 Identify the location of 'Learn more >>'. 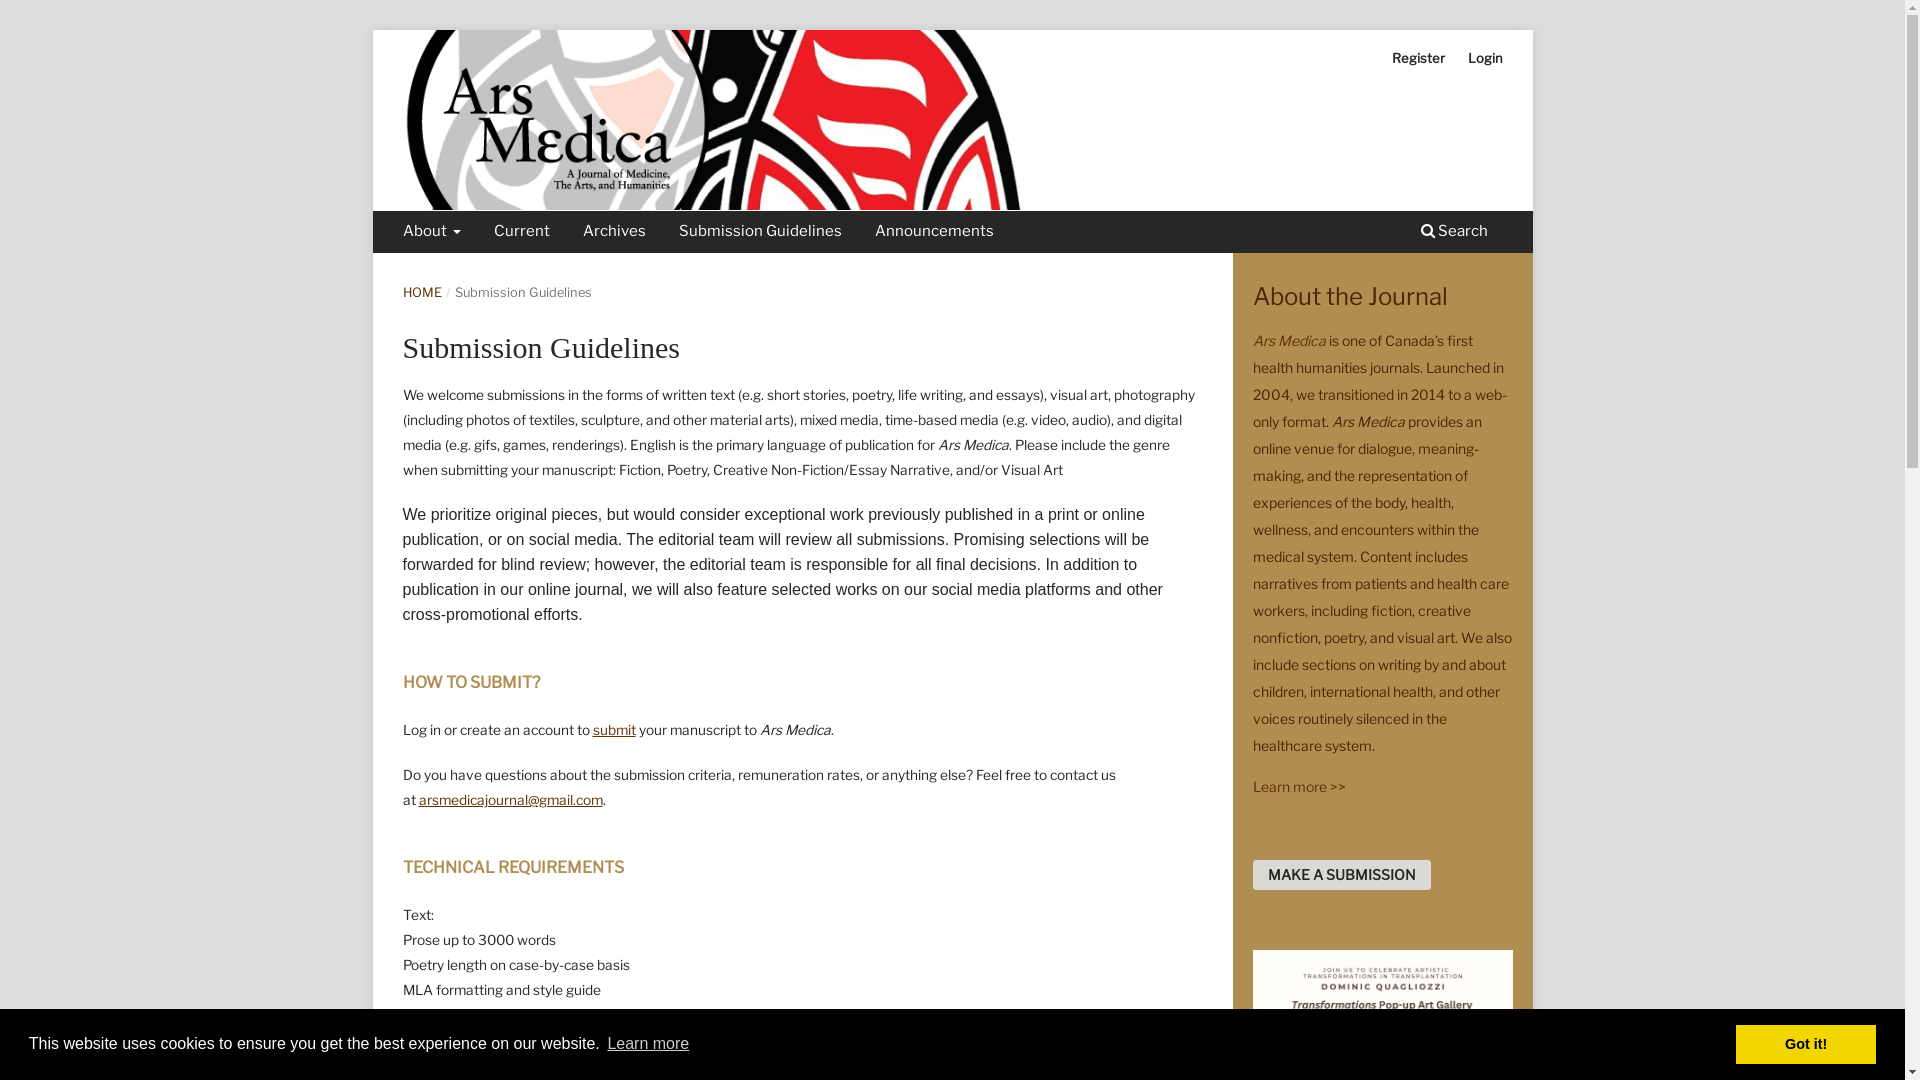
(1298, 785).